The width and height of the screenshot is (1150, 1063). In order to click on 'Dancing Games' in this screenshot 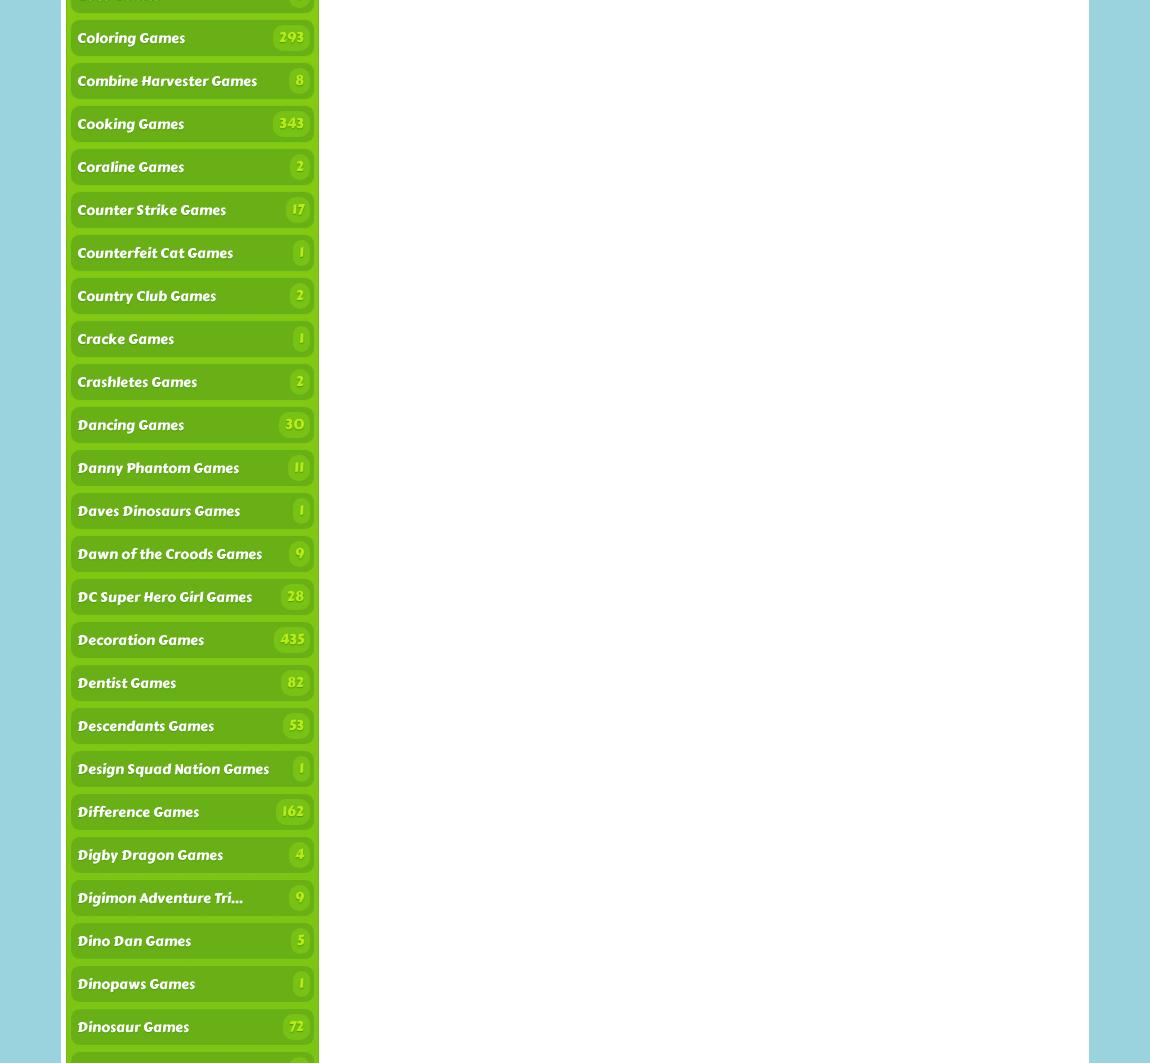, I will do `click(129, 425)`.